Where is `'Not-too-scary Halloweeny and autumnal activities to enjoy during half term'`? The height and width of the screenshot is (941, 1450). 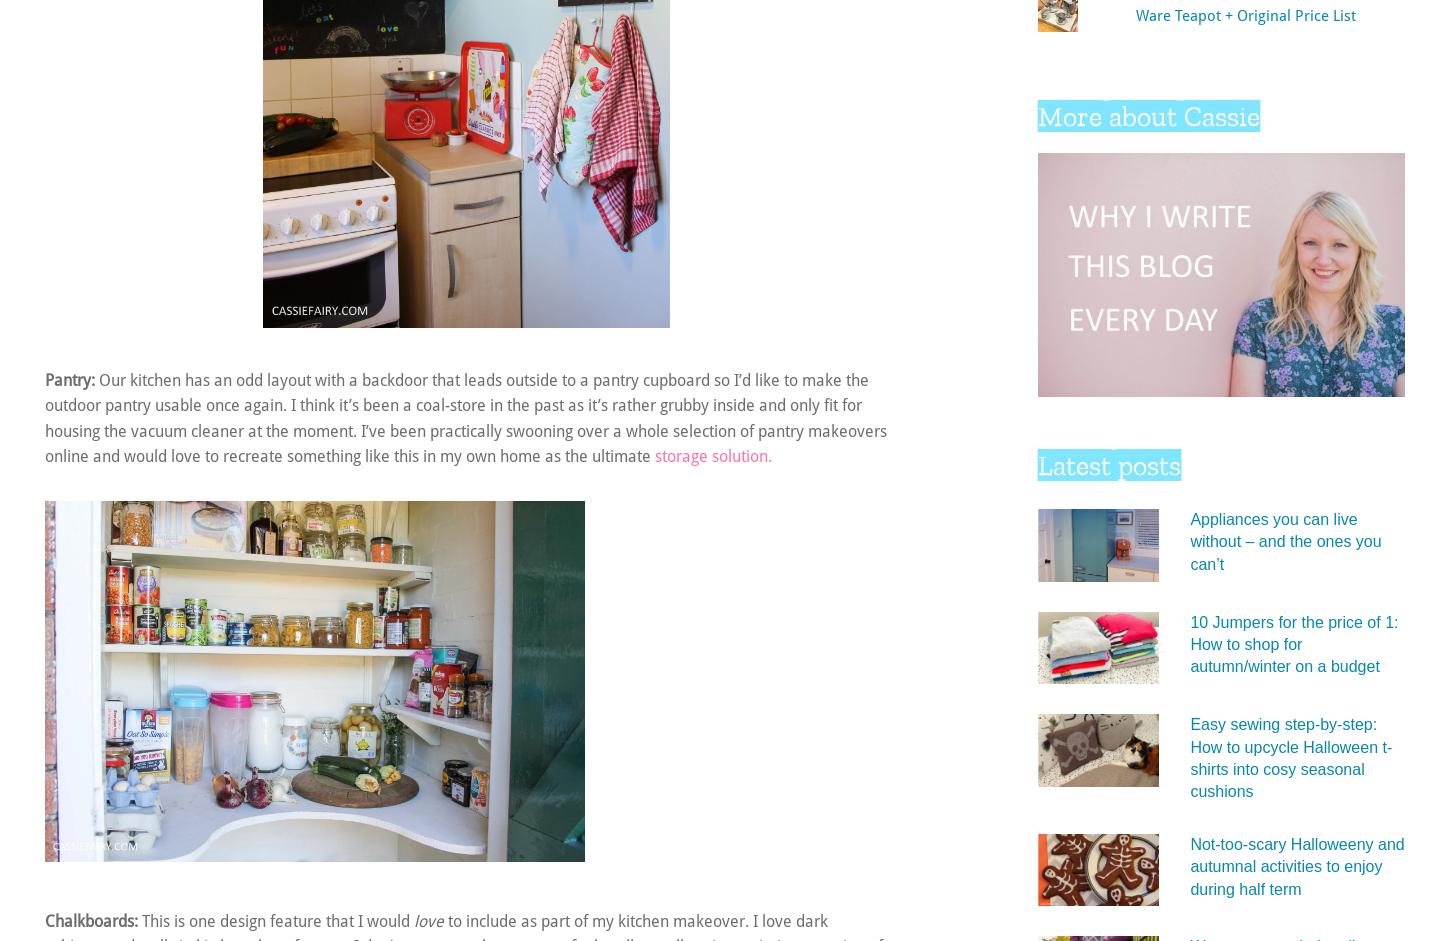
'Not-too-scary Halloweeny and autumnal activities to enjoy during half term' is located at coordinates (1297, 866).